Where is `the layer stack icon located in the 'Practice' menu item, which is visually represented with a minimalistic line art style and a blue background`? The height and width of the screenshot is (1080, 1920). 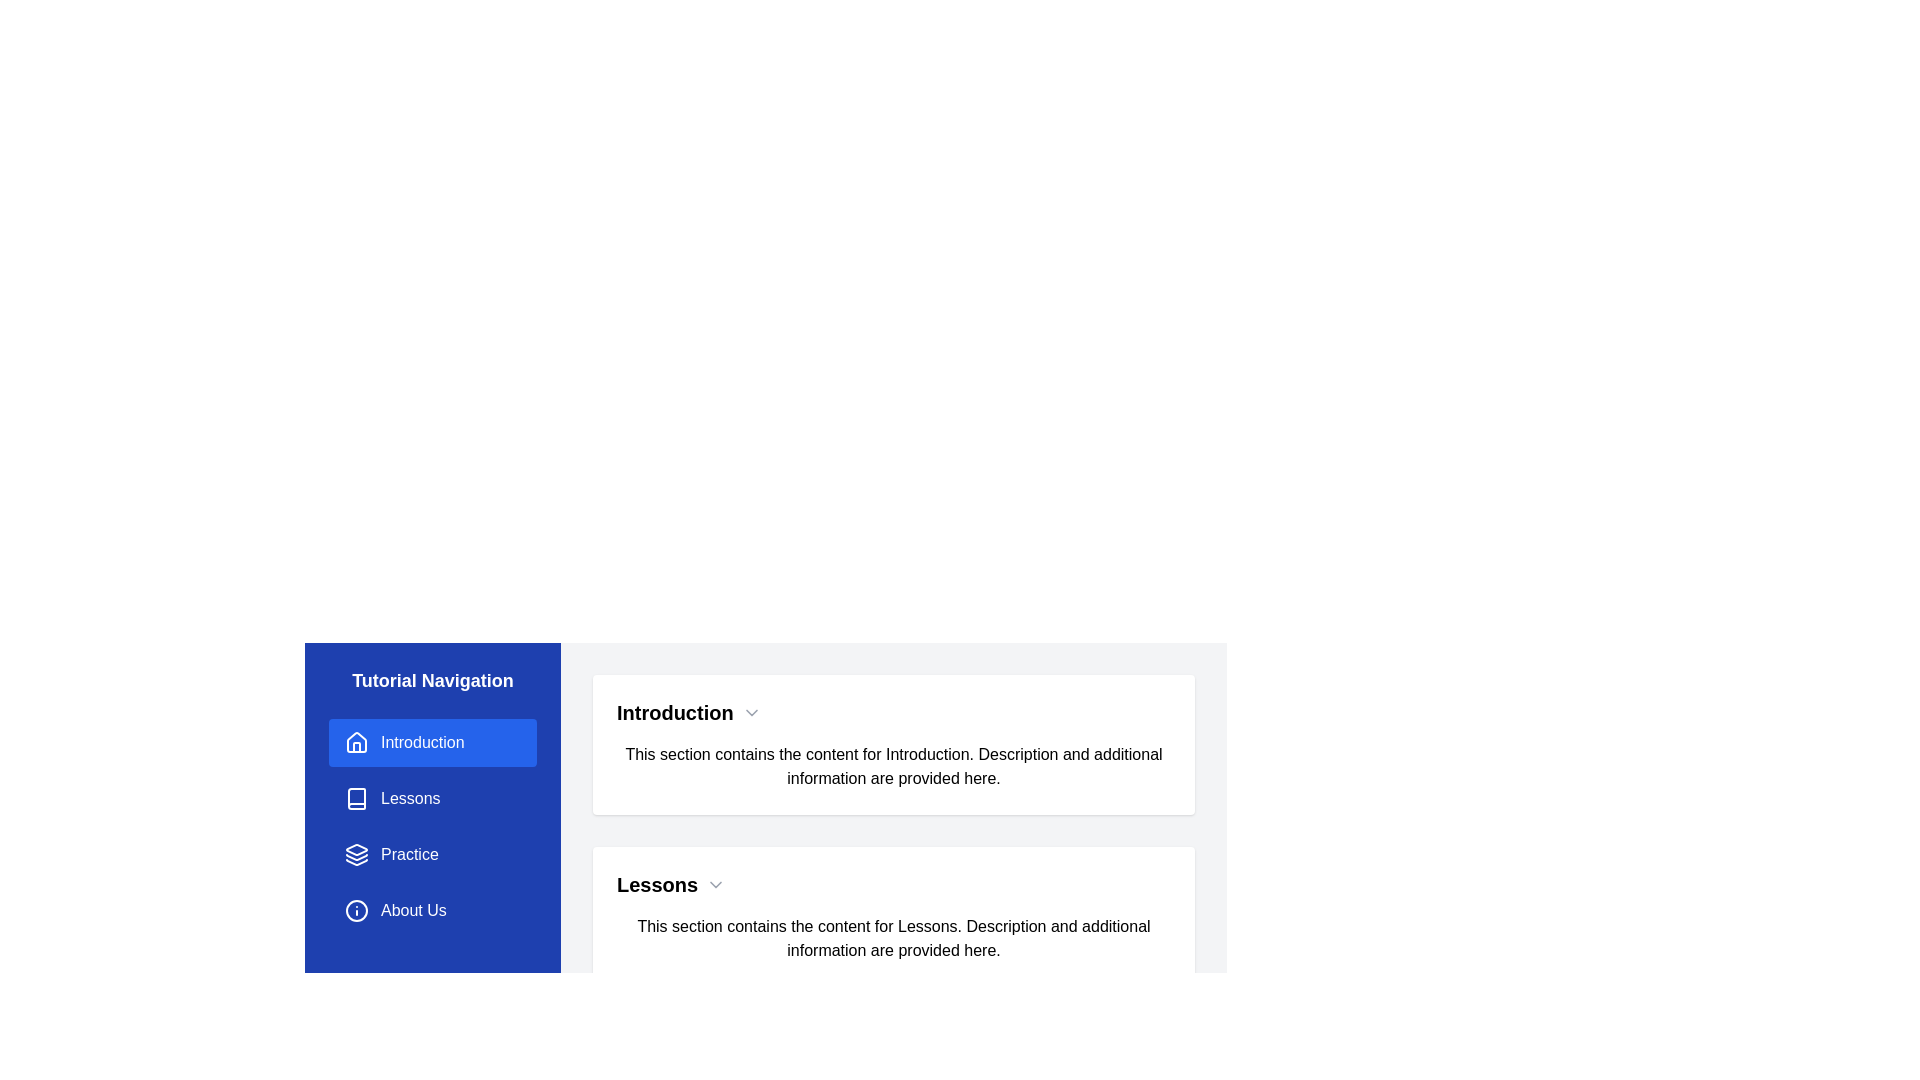 the layer stack icon located in the 'Practice' menu item, which is visually represented with a minimalistic line art style and a blue background is located at coordinates (356, 855).